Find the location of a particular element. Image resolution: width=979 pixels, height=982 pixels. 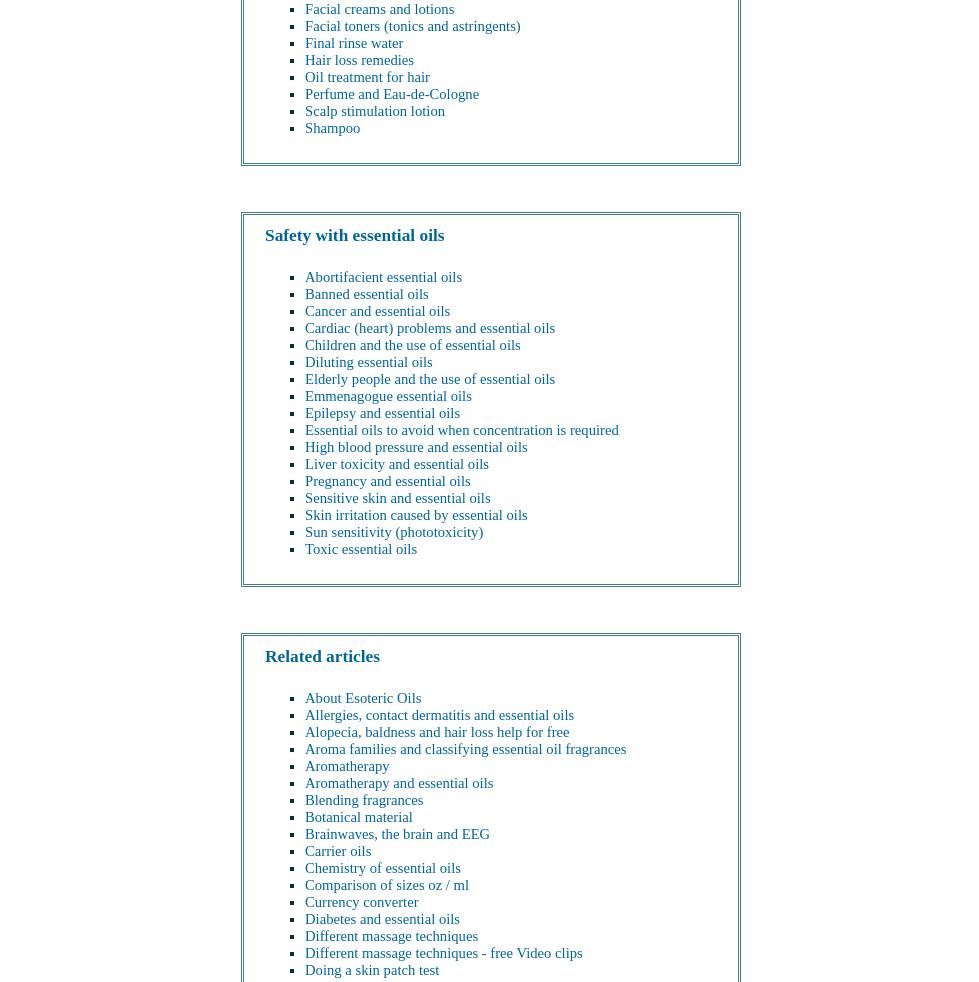

'Alopecia, baldness and hair loss help for free' is located at coordinates (437, 730).